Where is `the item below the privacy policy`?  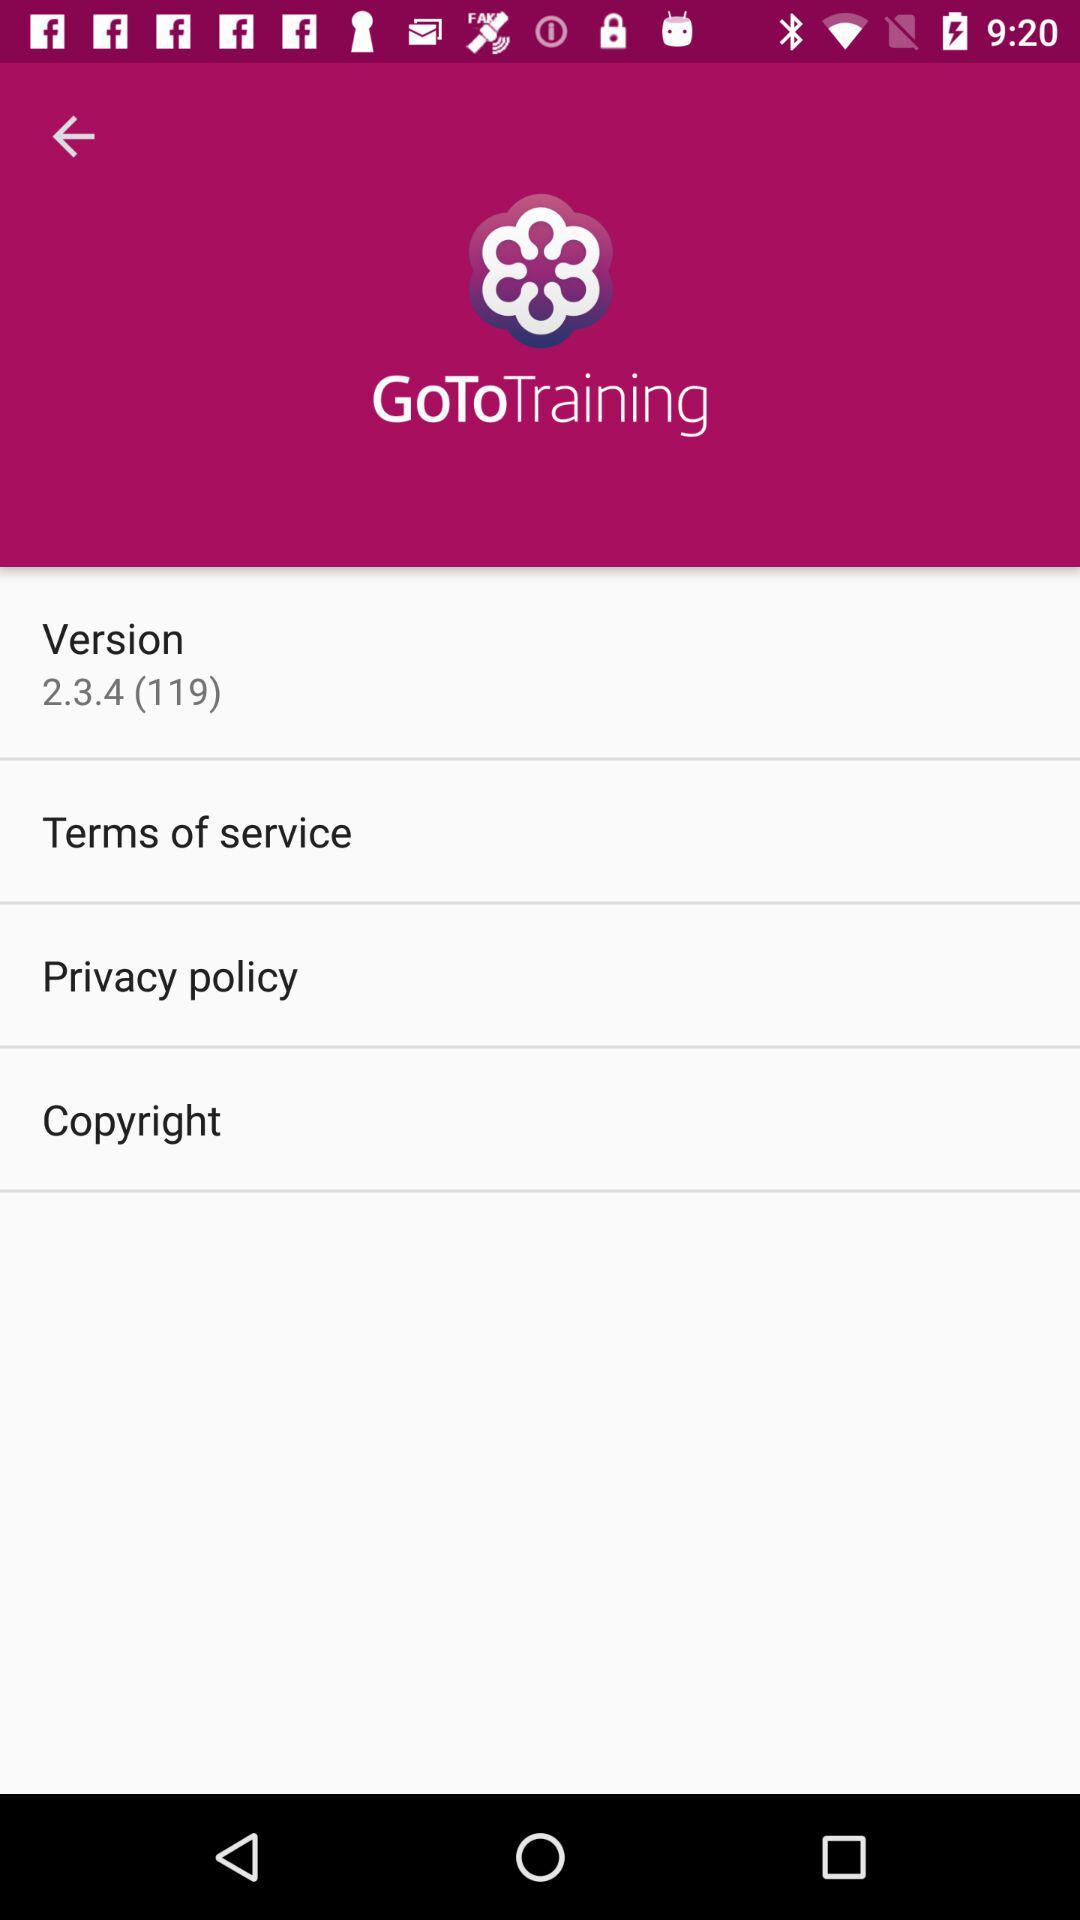 the item below the privacy policy is located at coordinates (131, 1117).